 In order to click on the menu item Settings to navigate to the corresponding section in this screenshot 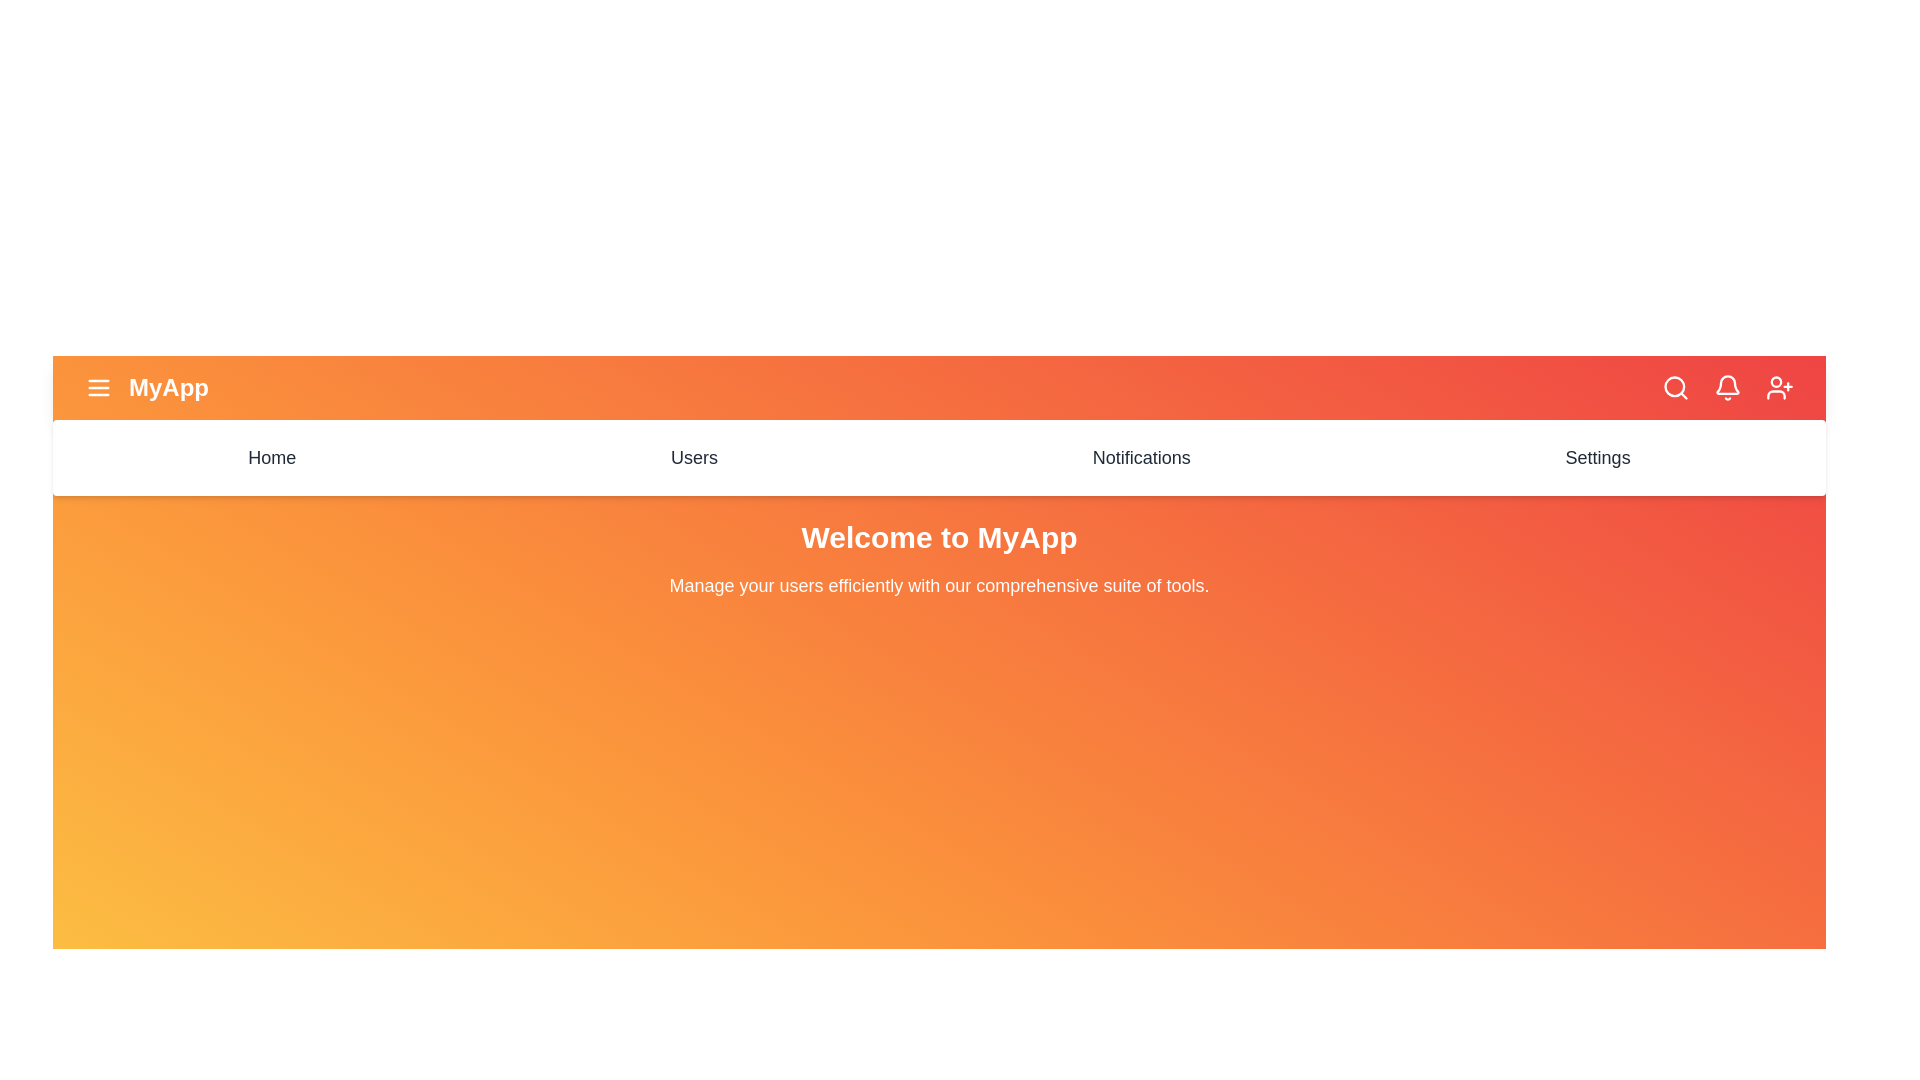, I will do `click(1597, 458)`.